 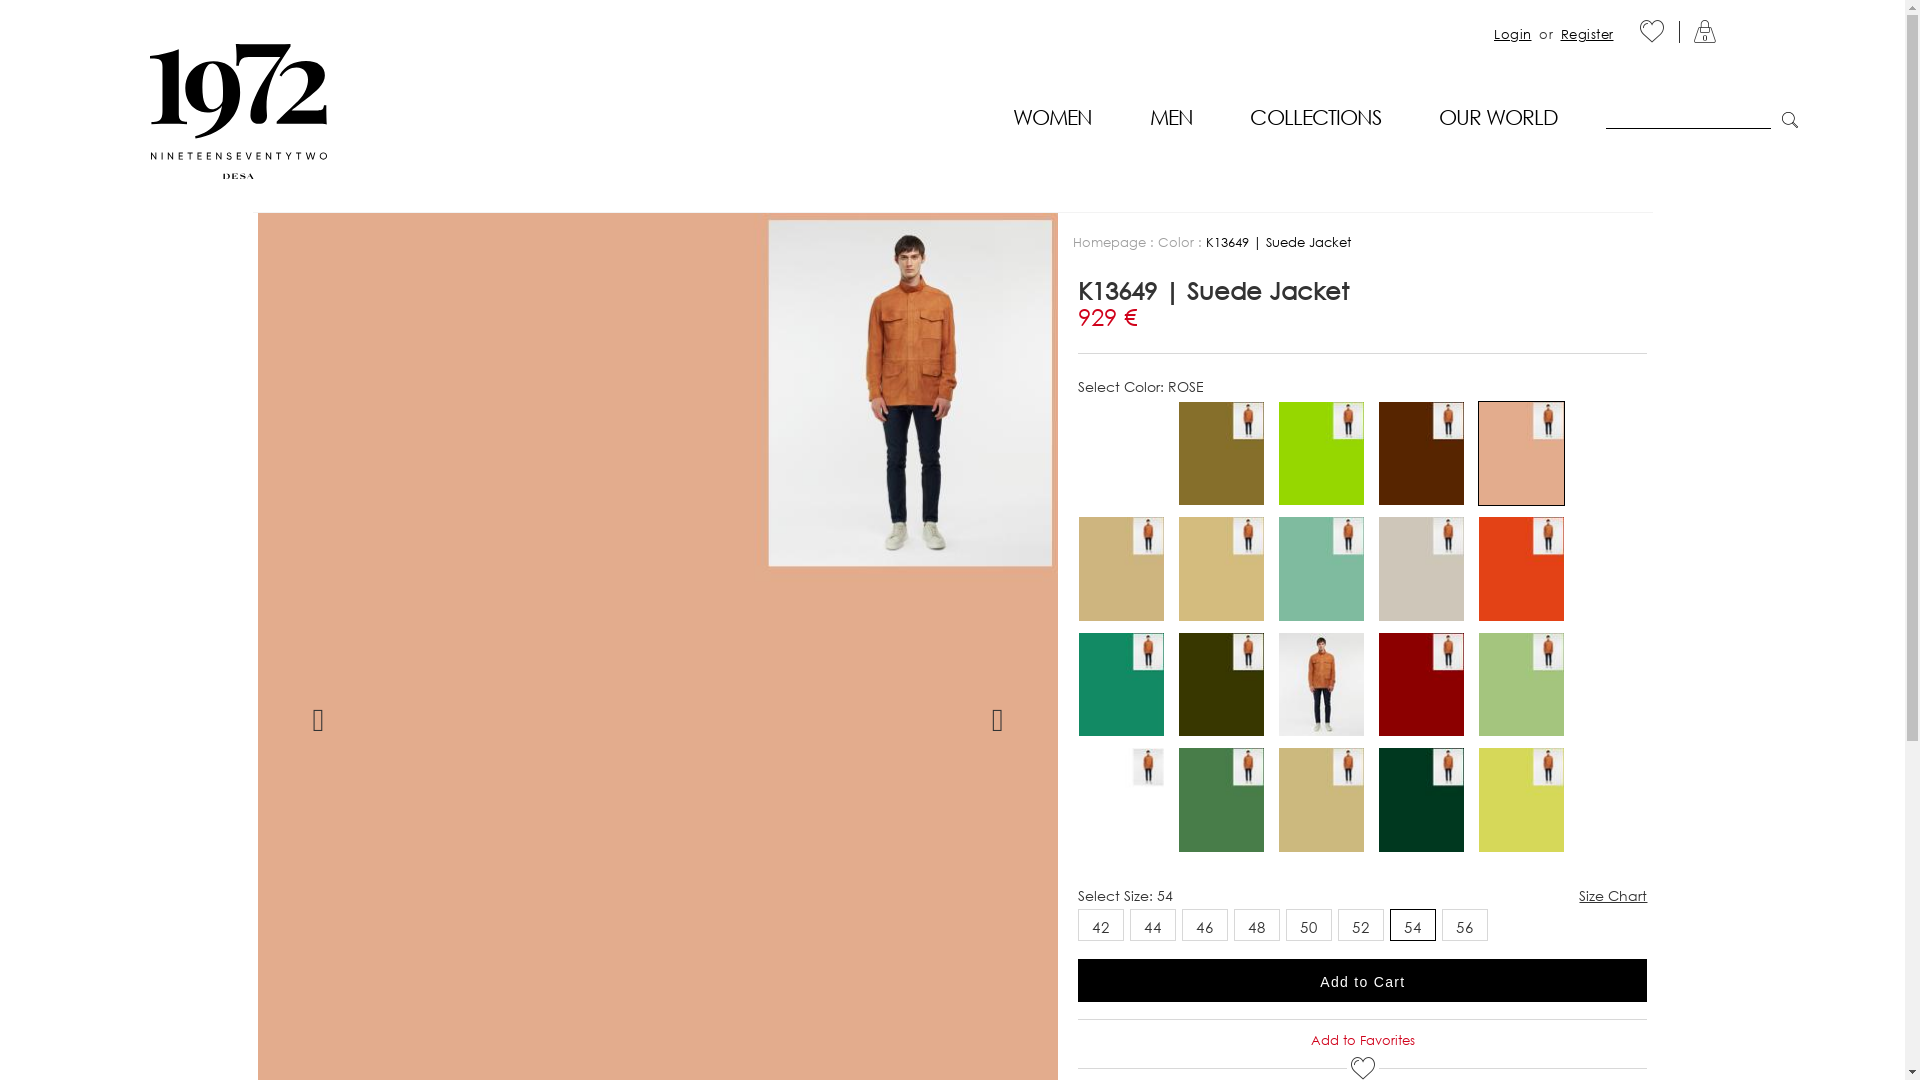 What do you see at coordinates (1176, 241) in the screenshot?
I see `'Color'` at bounding box center [1176, 241].